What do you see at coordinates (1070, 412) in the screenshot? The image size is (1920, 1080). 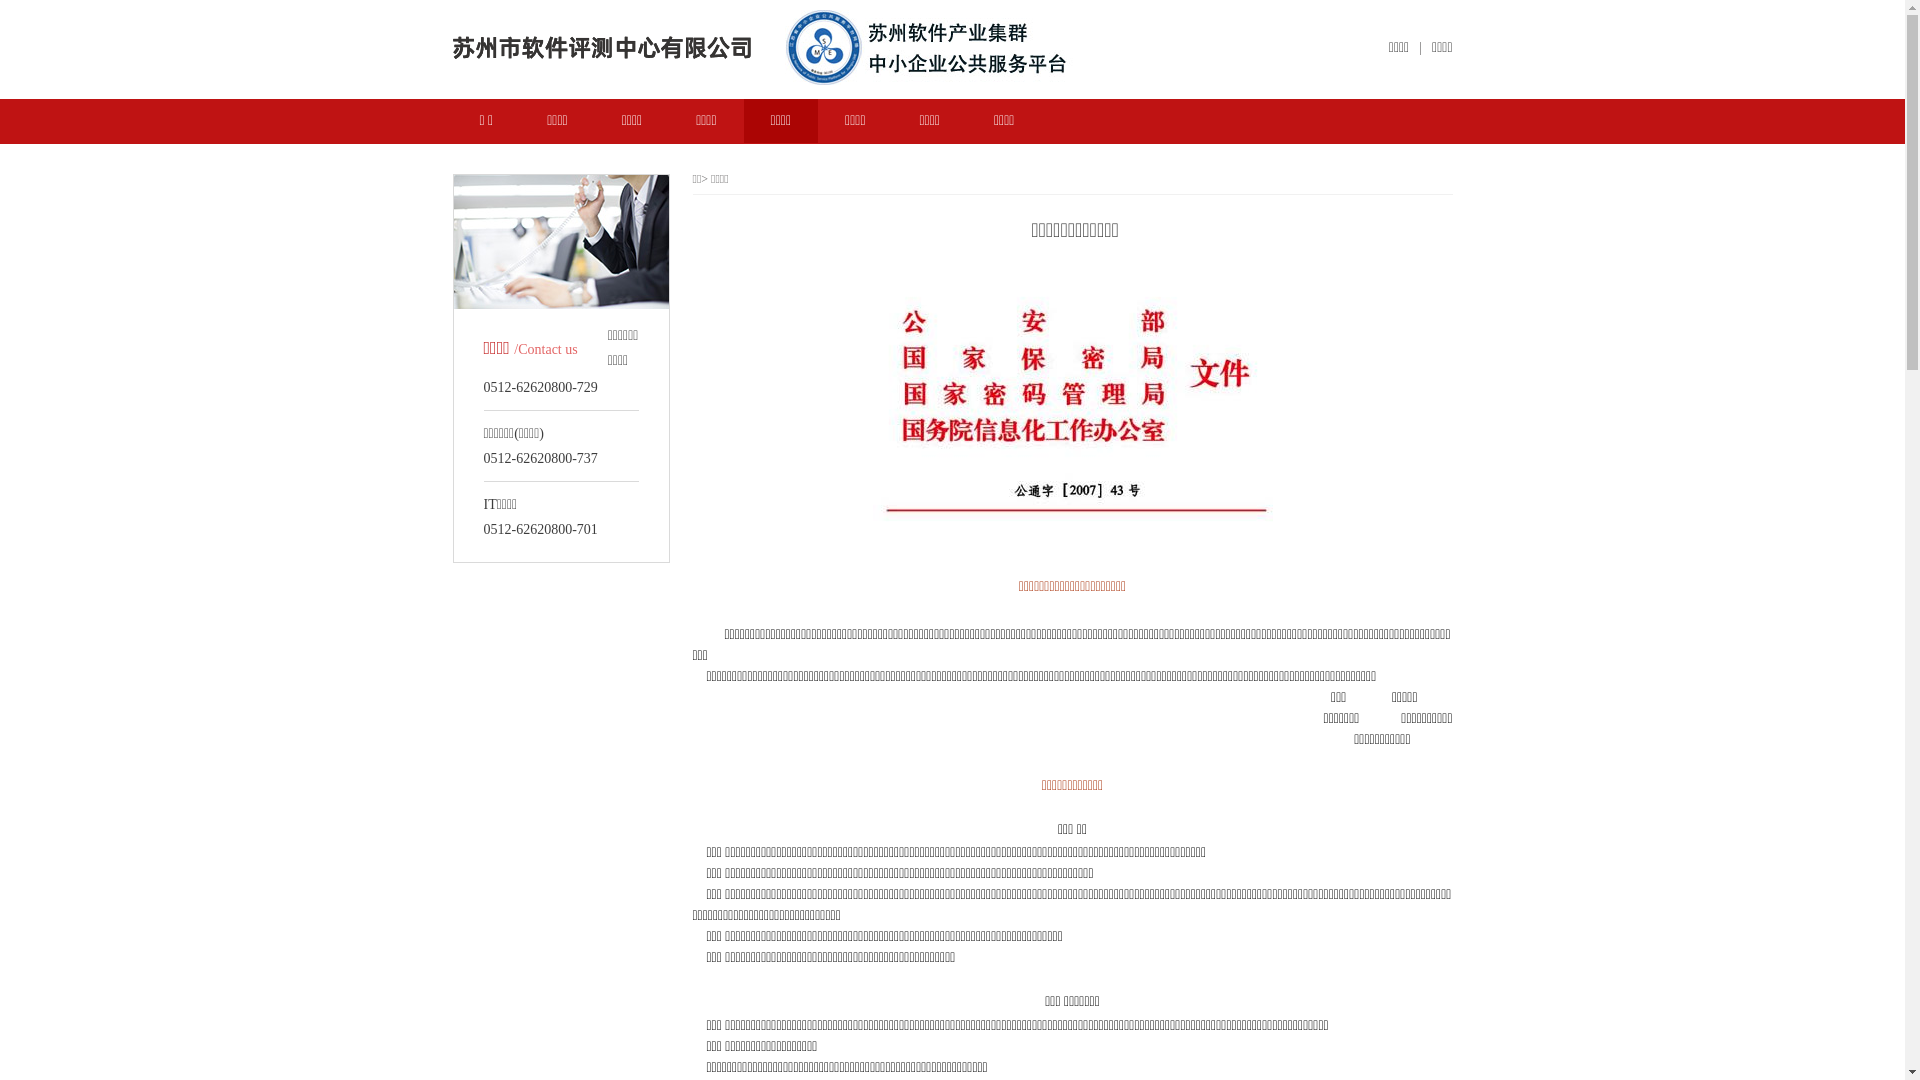 I see `'20130319170540152.jpg'` at bounding box center [1070, 412].